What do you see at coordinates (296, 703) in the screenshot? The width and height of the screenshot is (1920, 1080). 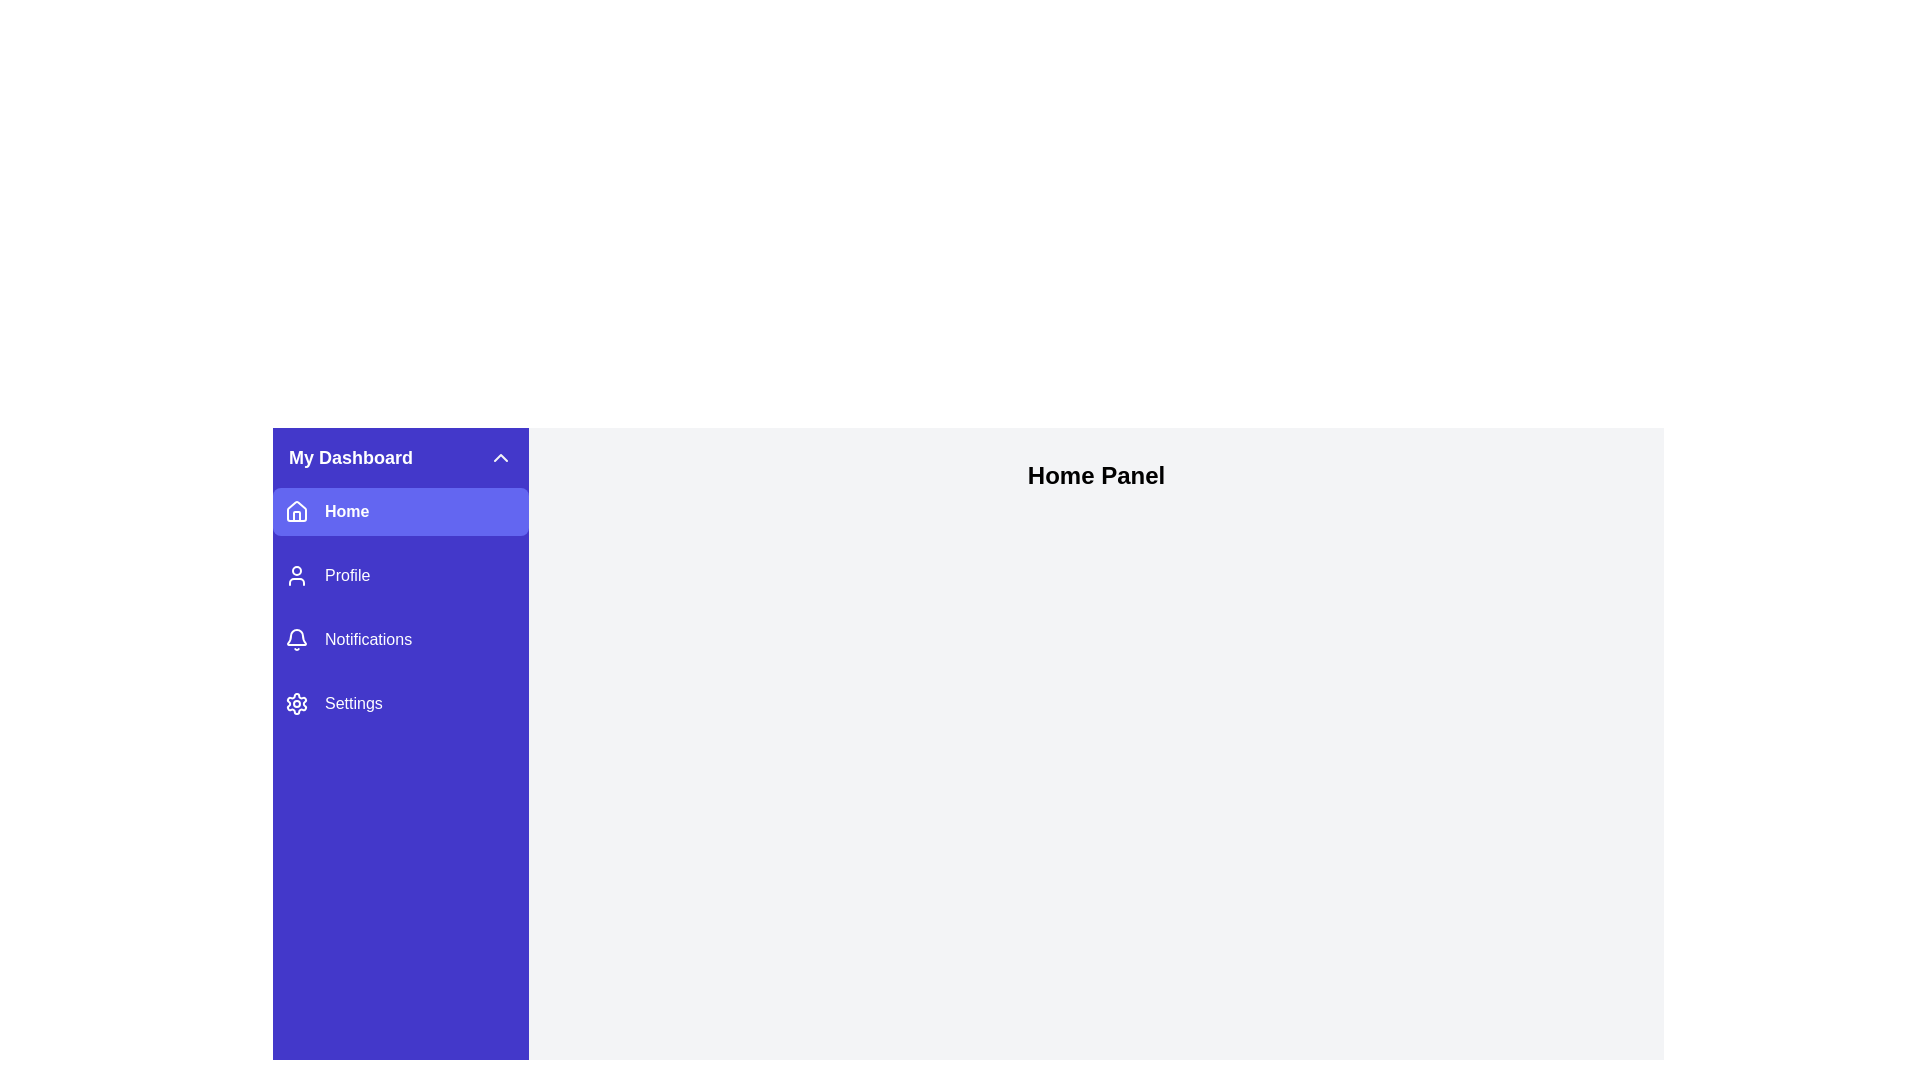 I see `the 'Settings' icon located in the left sidebar of the application` at bounding box center [296, 703].